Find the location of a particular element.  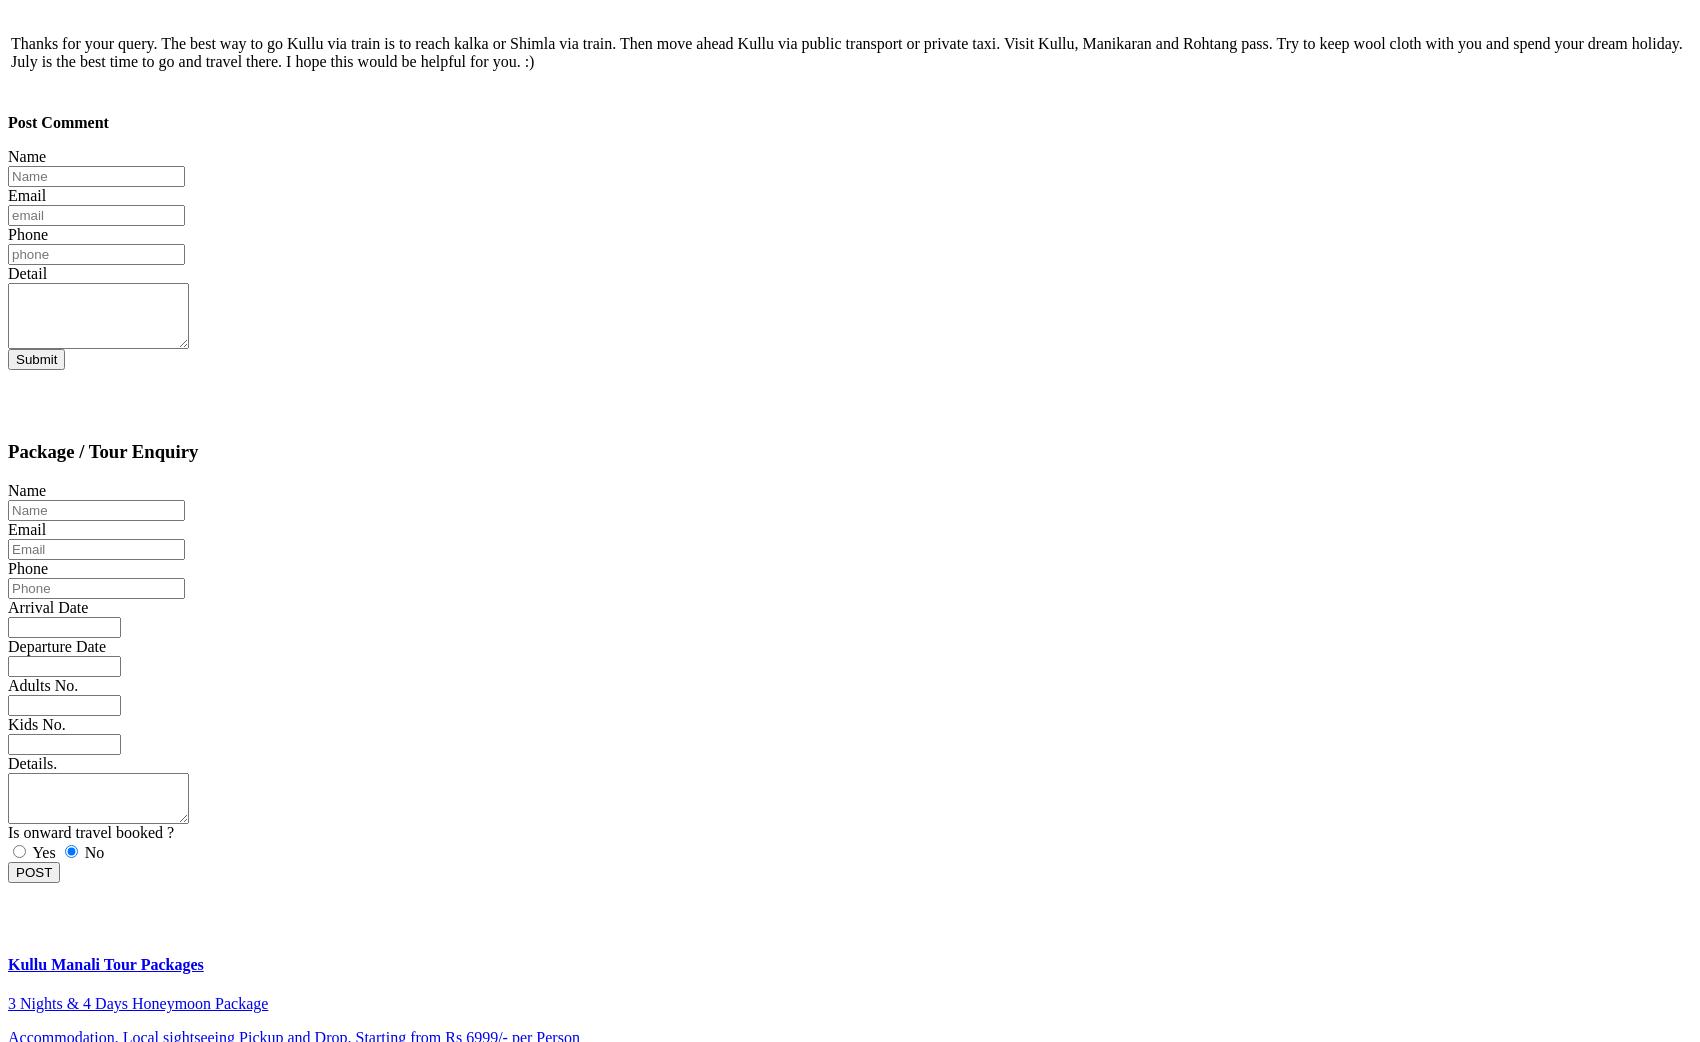

'Yes' is located at coordinates (31, 851).